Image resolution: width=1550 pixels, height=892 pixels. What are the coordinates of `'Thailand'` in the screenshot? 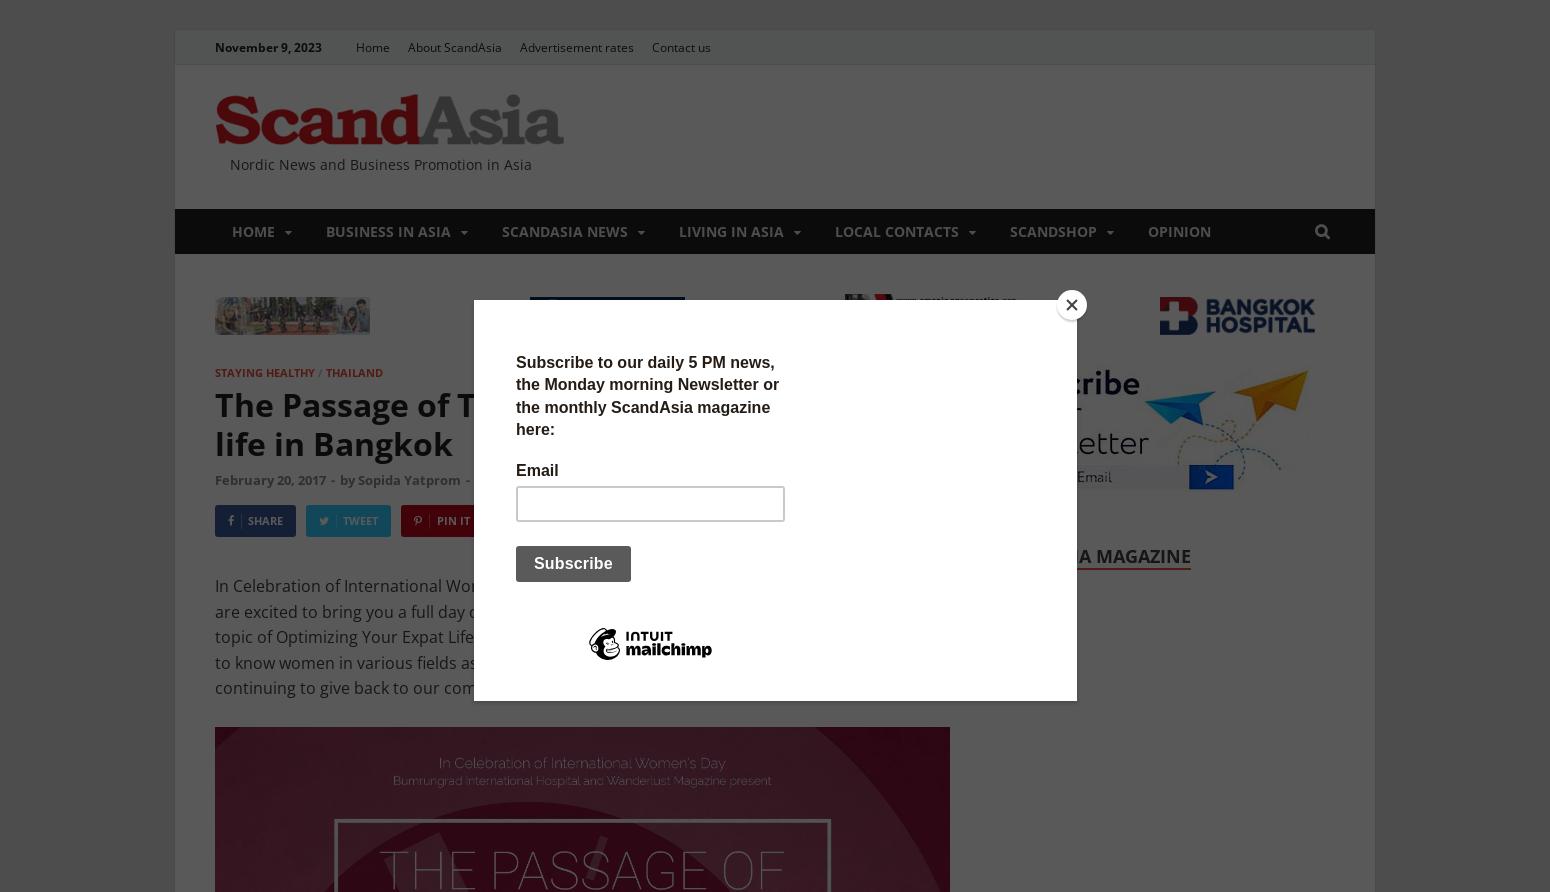 It's located at (353, 370).